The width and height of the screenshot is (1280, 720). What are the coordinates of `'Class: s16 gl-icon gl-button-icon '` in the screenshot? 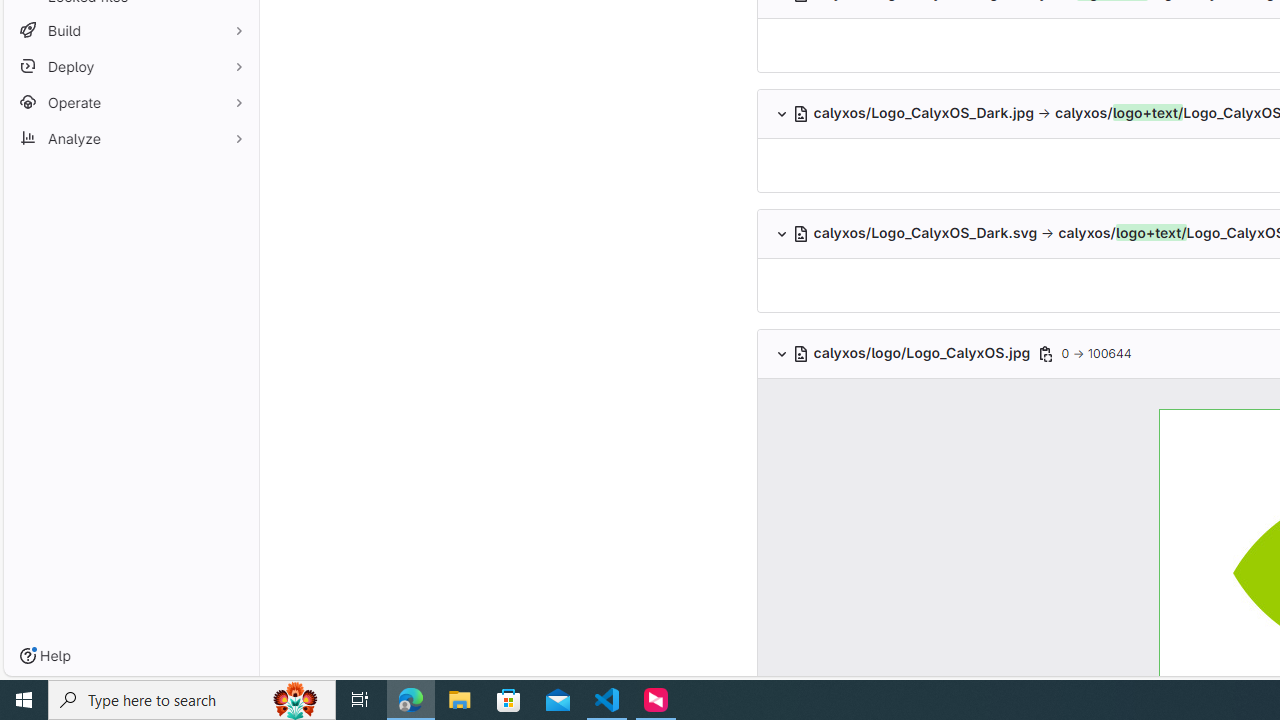 It's located at (1044, 353).